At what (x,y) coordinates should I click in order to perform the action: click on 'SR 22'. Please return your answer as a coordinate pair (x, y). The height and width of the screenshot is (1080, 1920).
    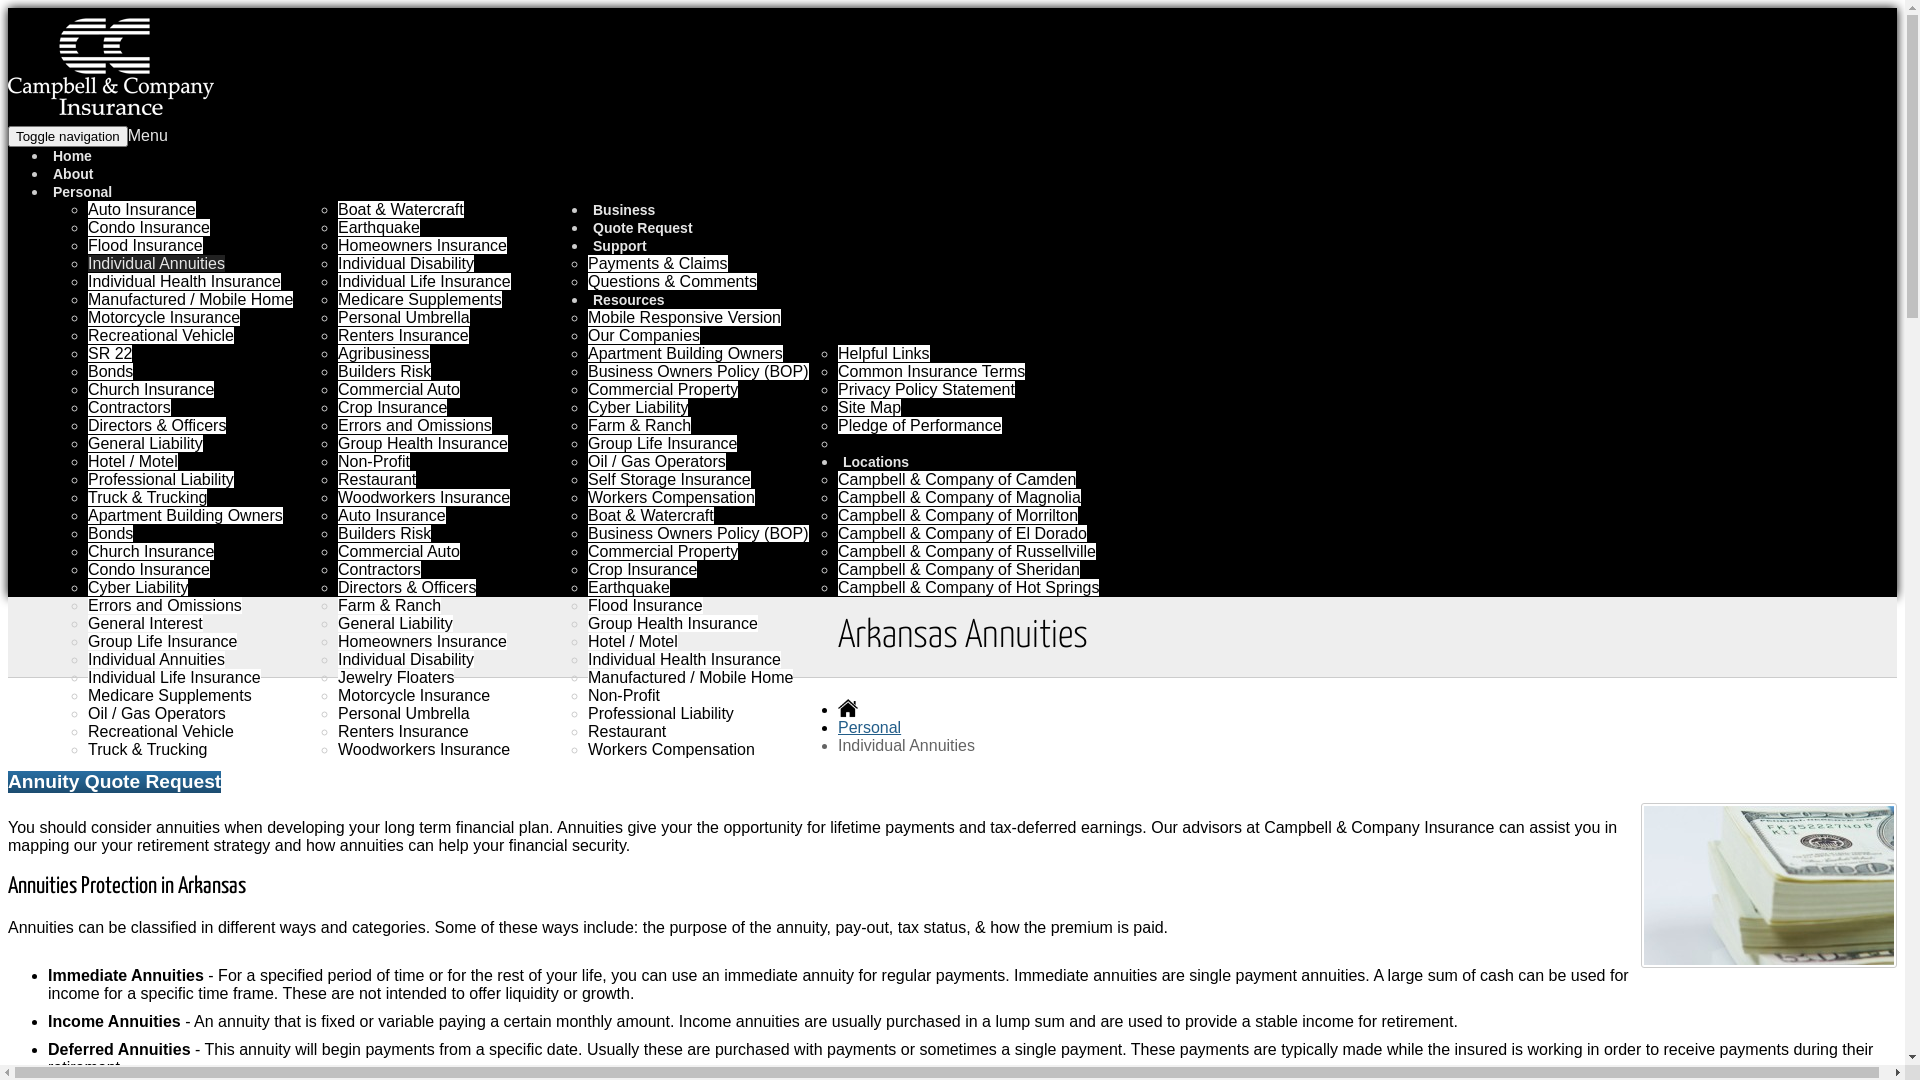
    Looking at the image, I should click on (86, 352).